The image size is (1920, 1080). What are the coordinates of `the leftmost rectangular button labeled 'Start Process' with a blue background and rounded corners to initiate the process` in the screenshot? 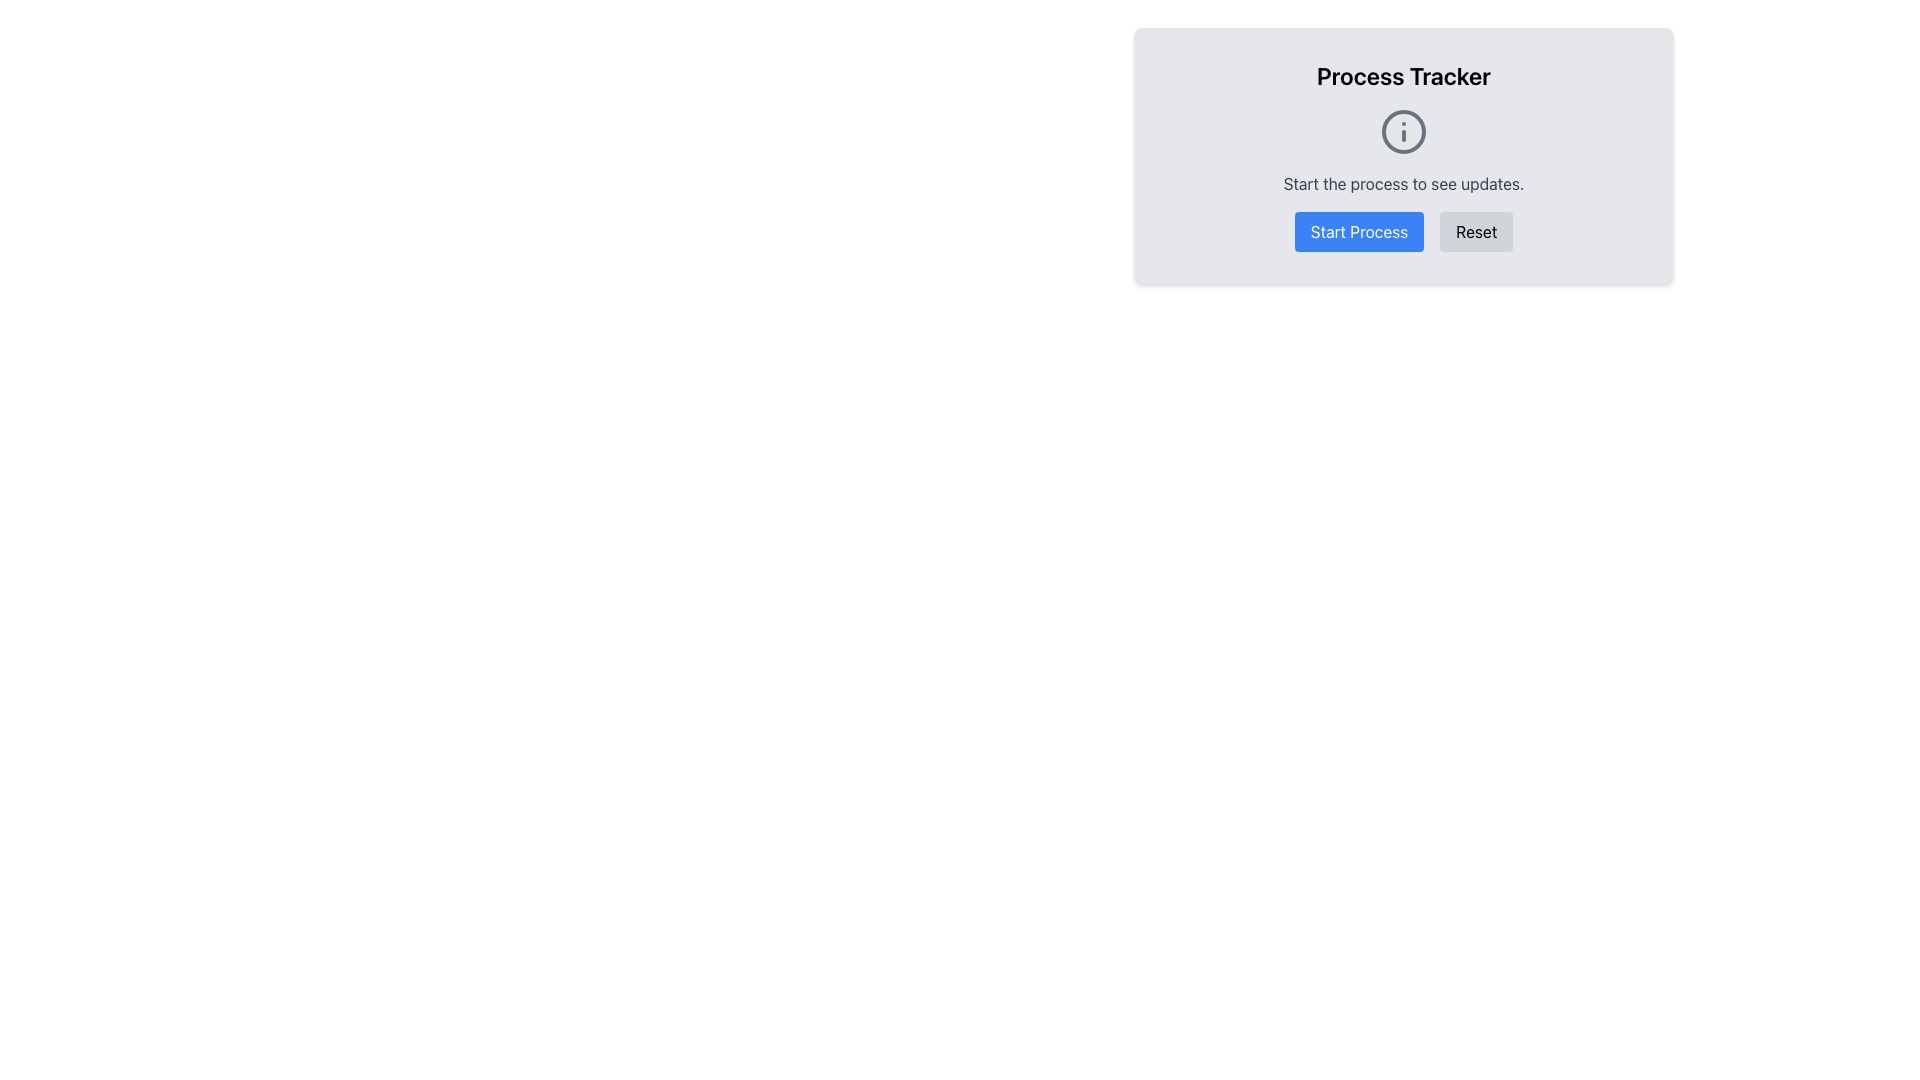 It's located at (1358, 230).